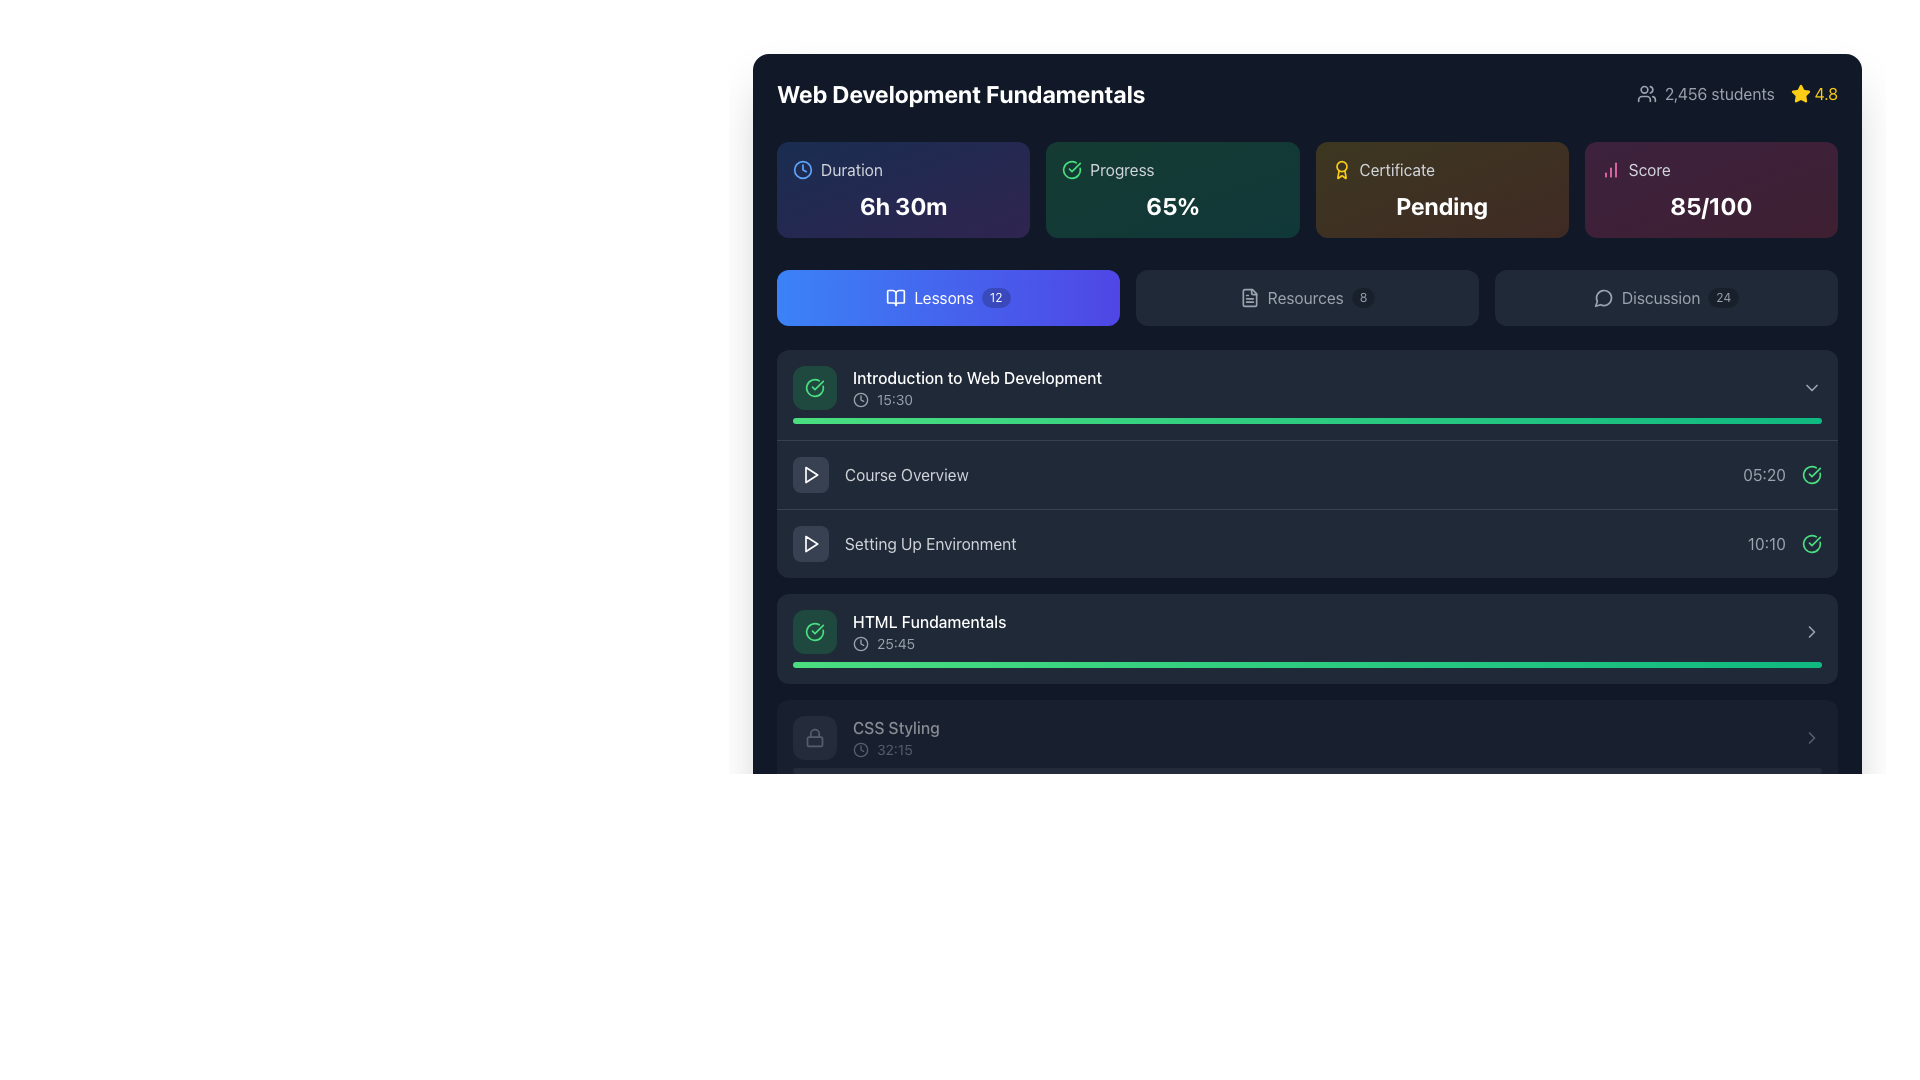  I want to click on displayed rating information that is represented by a yellow star icon and the text '4.8', located in the top-right corner of the interface next to '2,456 students', so click(1814, 93).